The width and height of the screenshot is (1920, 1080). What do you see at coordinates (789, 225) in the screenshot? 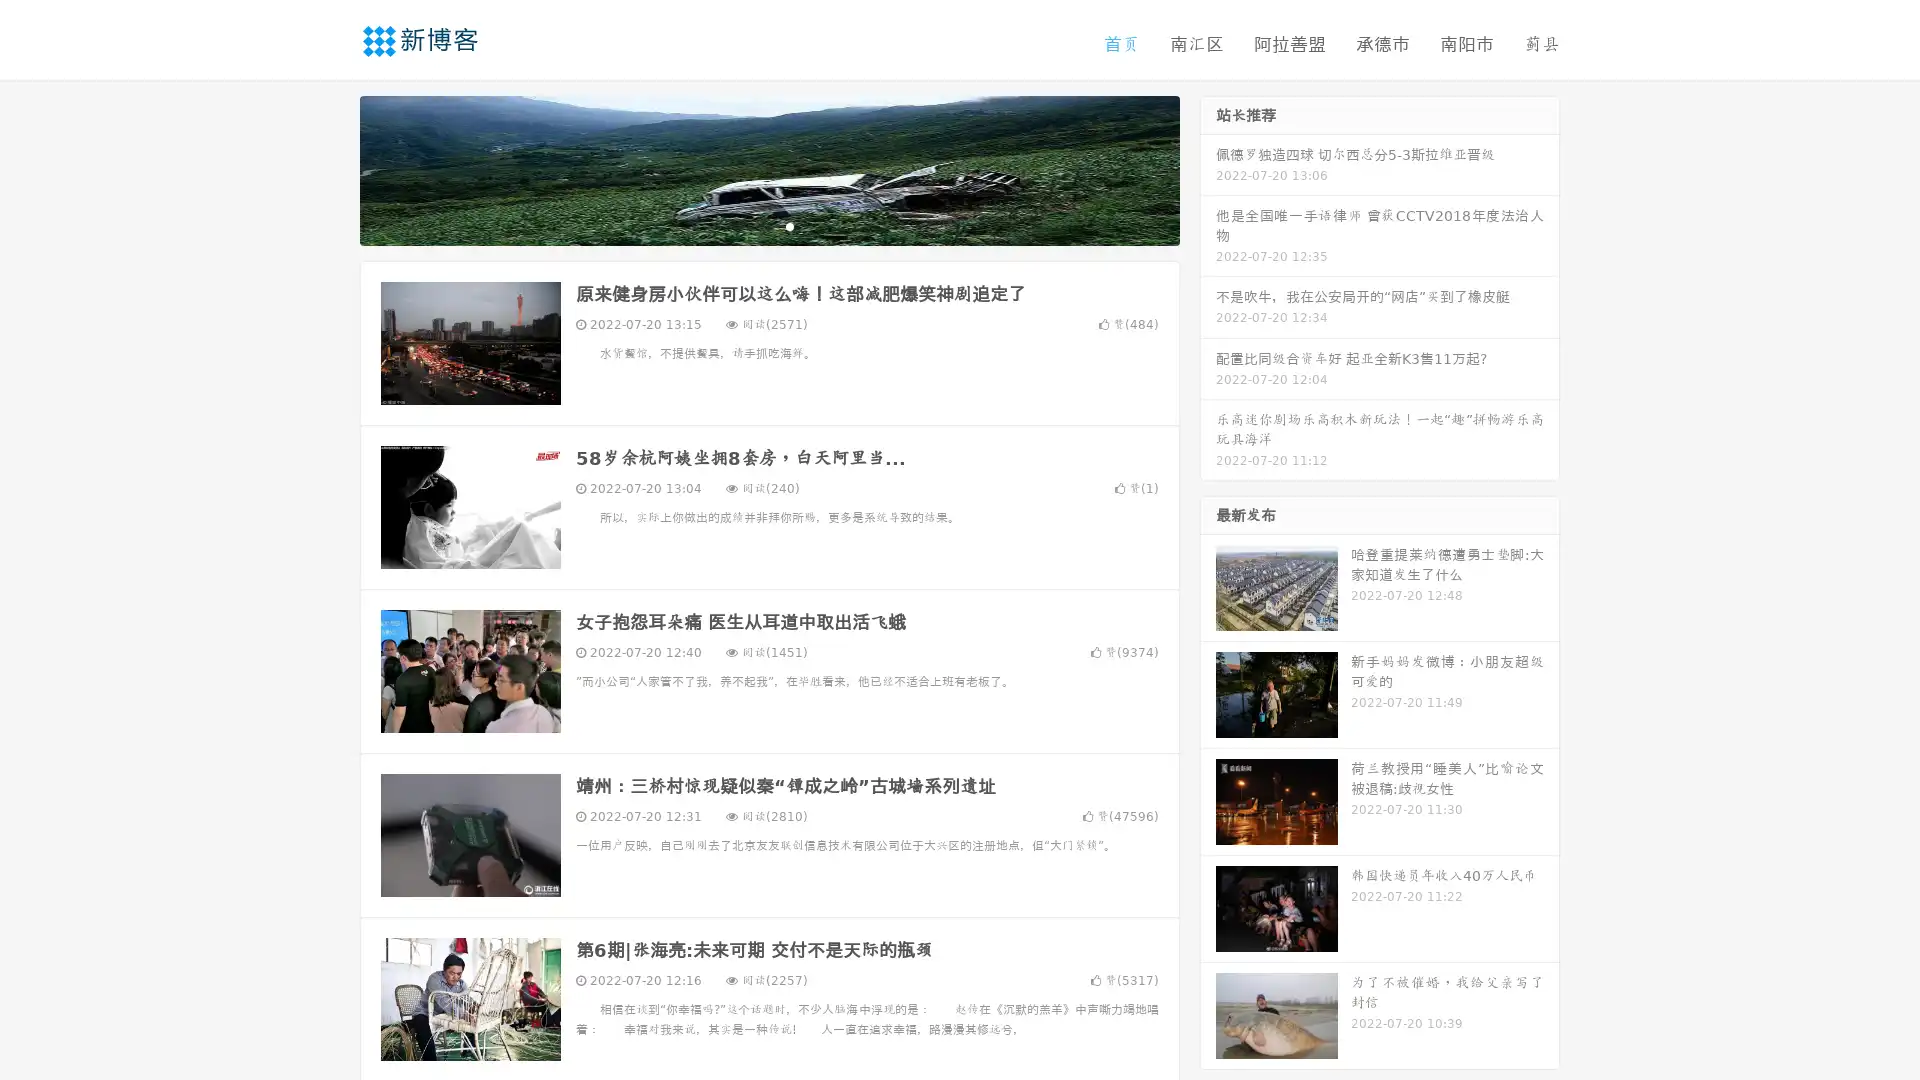
I see `Go to slide 3` at bounding box center [789, 225].